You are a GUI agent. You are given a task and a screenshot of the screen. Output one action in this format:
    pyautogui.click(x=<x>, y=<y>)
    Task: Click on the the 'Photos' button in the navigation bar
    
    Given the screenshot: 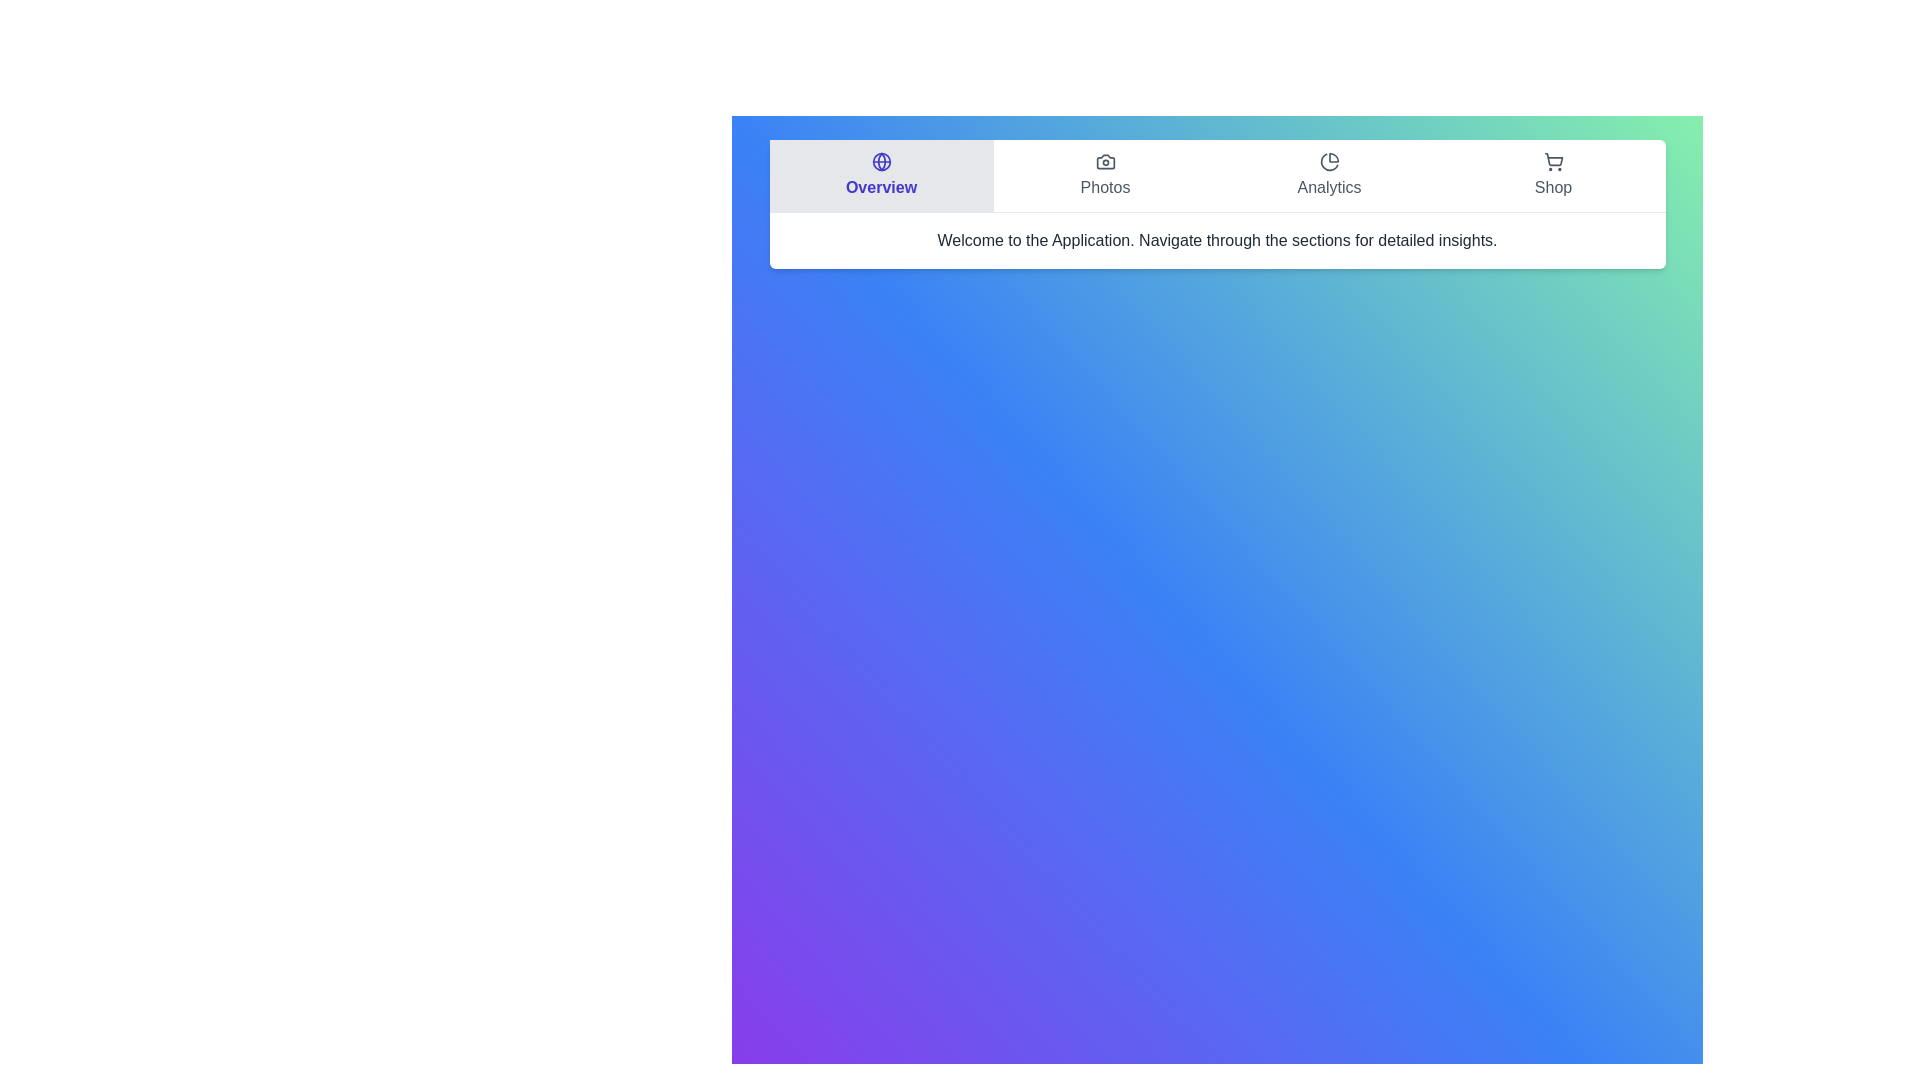 What is the action you would take?
    pyautogui.click(x=1104, y=175)
    